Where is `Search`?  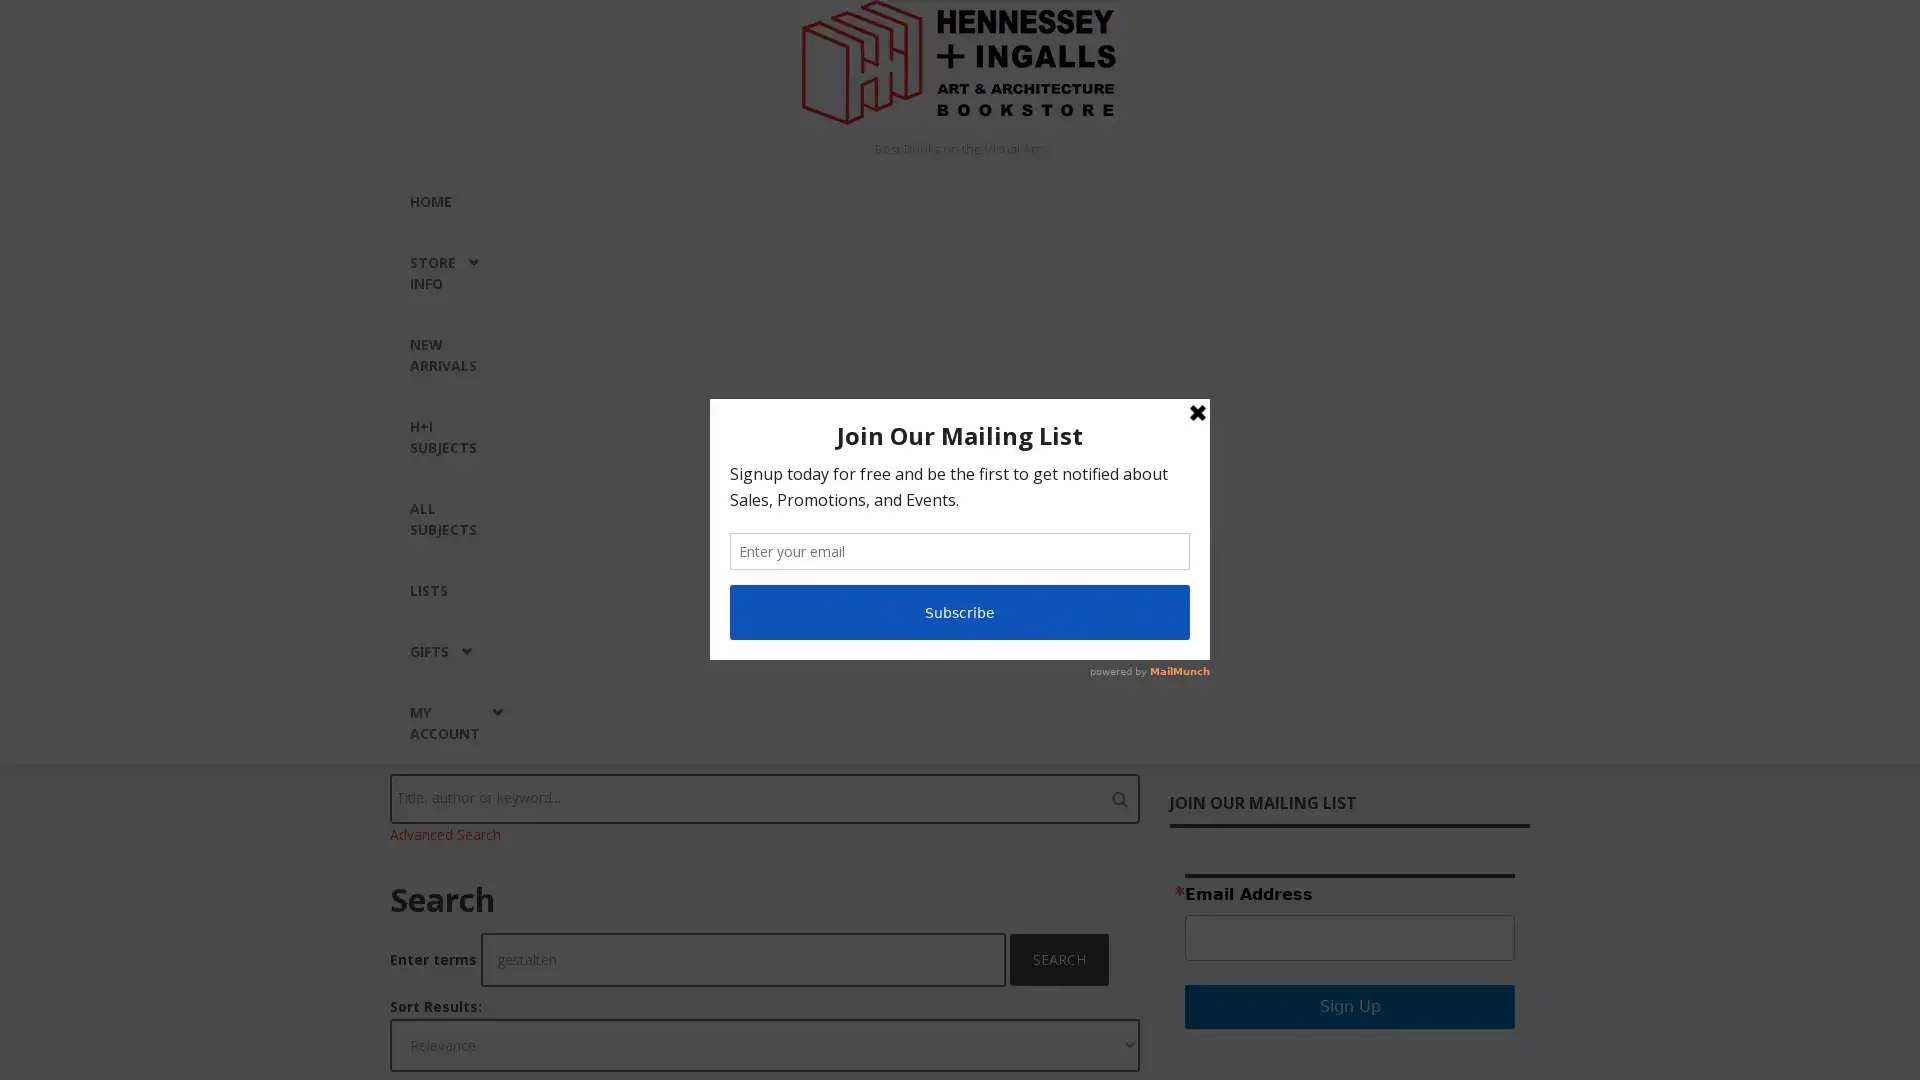
Search is located at coordinates (1059, 959).